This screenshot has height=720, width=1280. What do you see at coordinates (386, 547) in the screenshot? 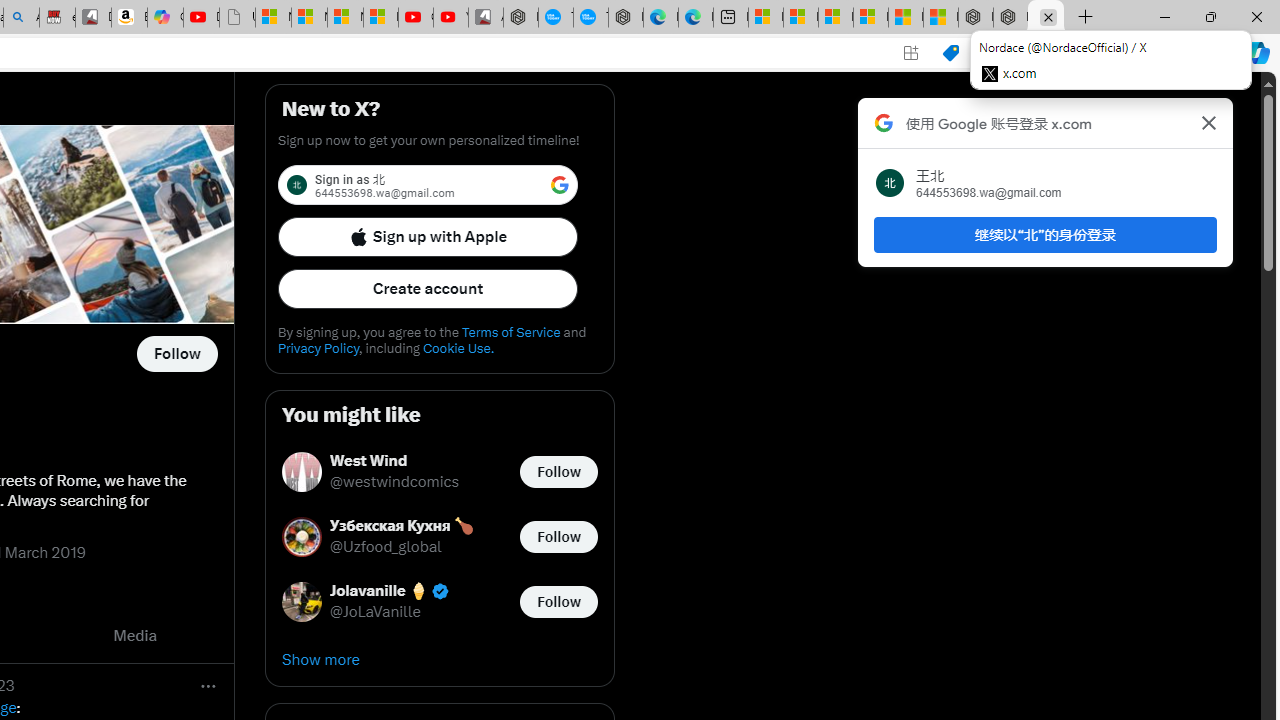
I see `'@Uzfood_global'` at bounding box center [386, 547].